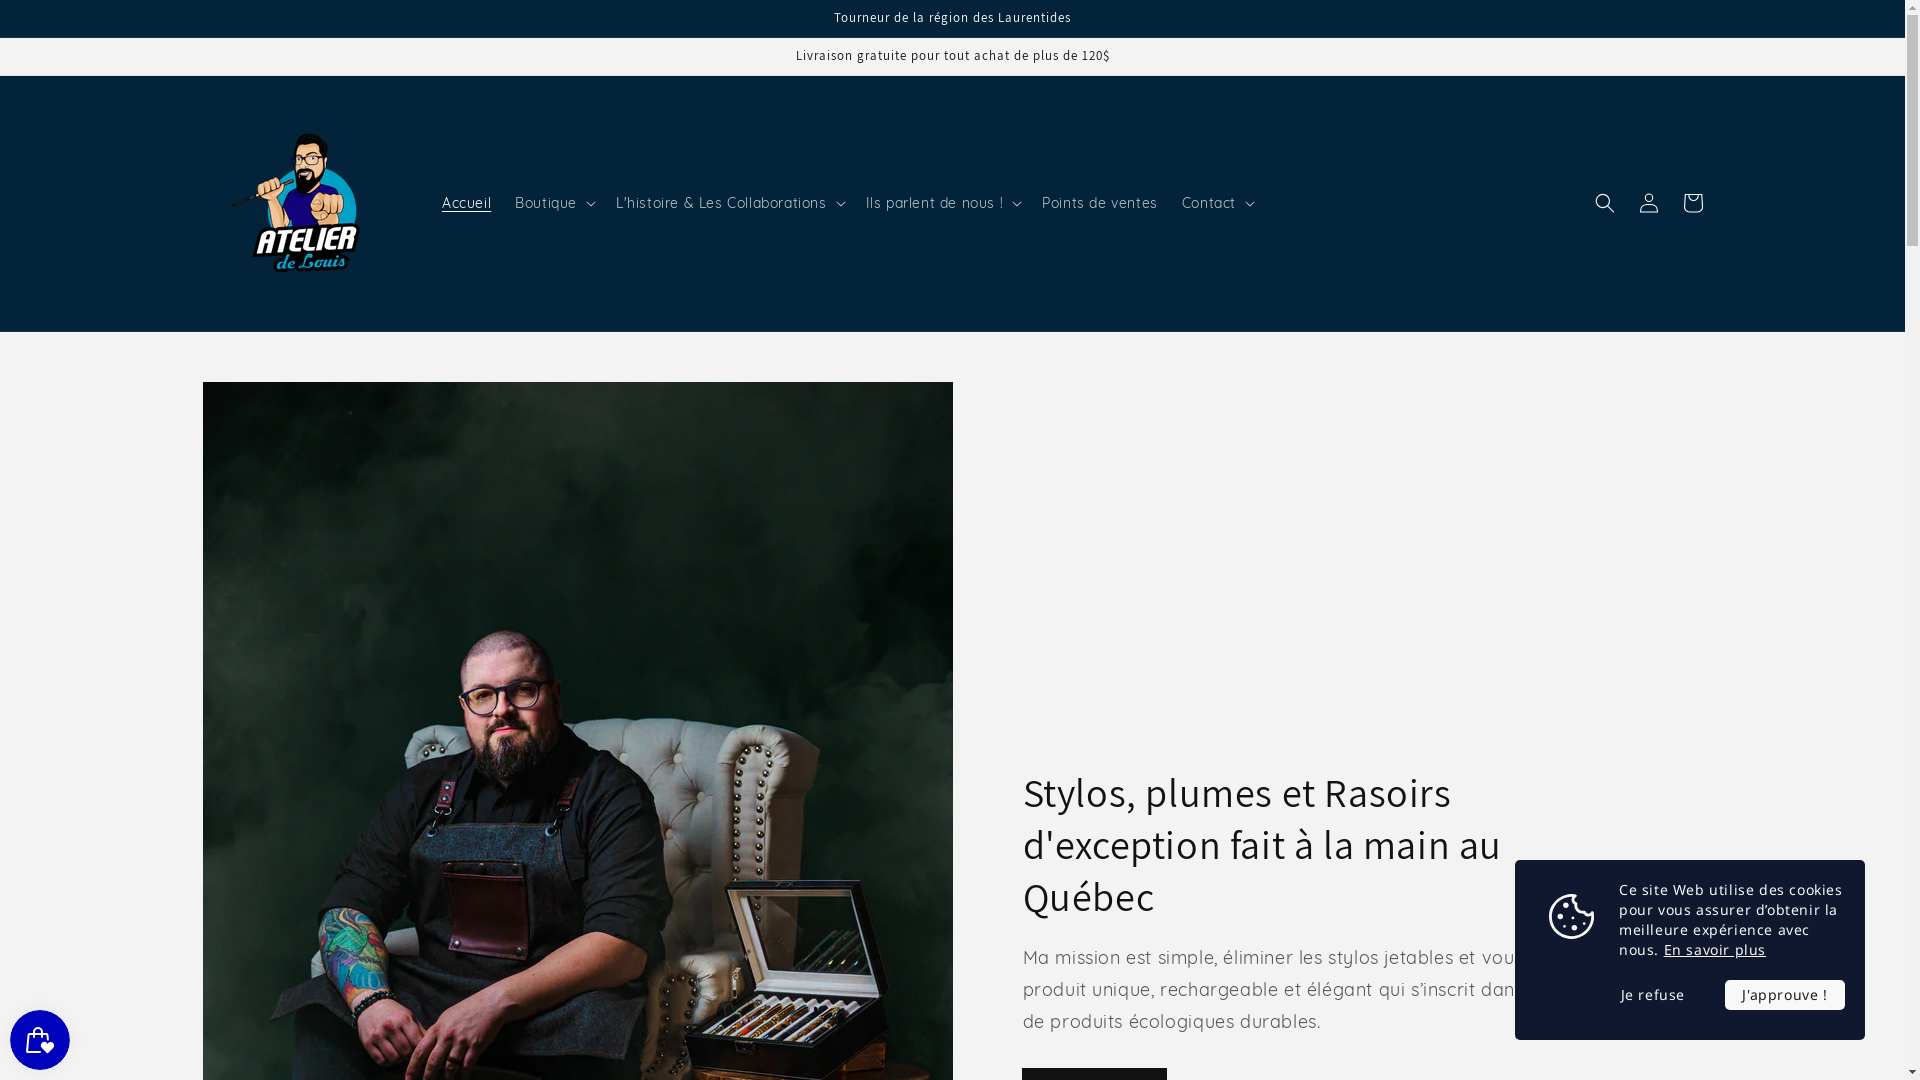  Describe the element at coordinates (465, 203) in the screenshot. I see `'Accueil'` at that location.